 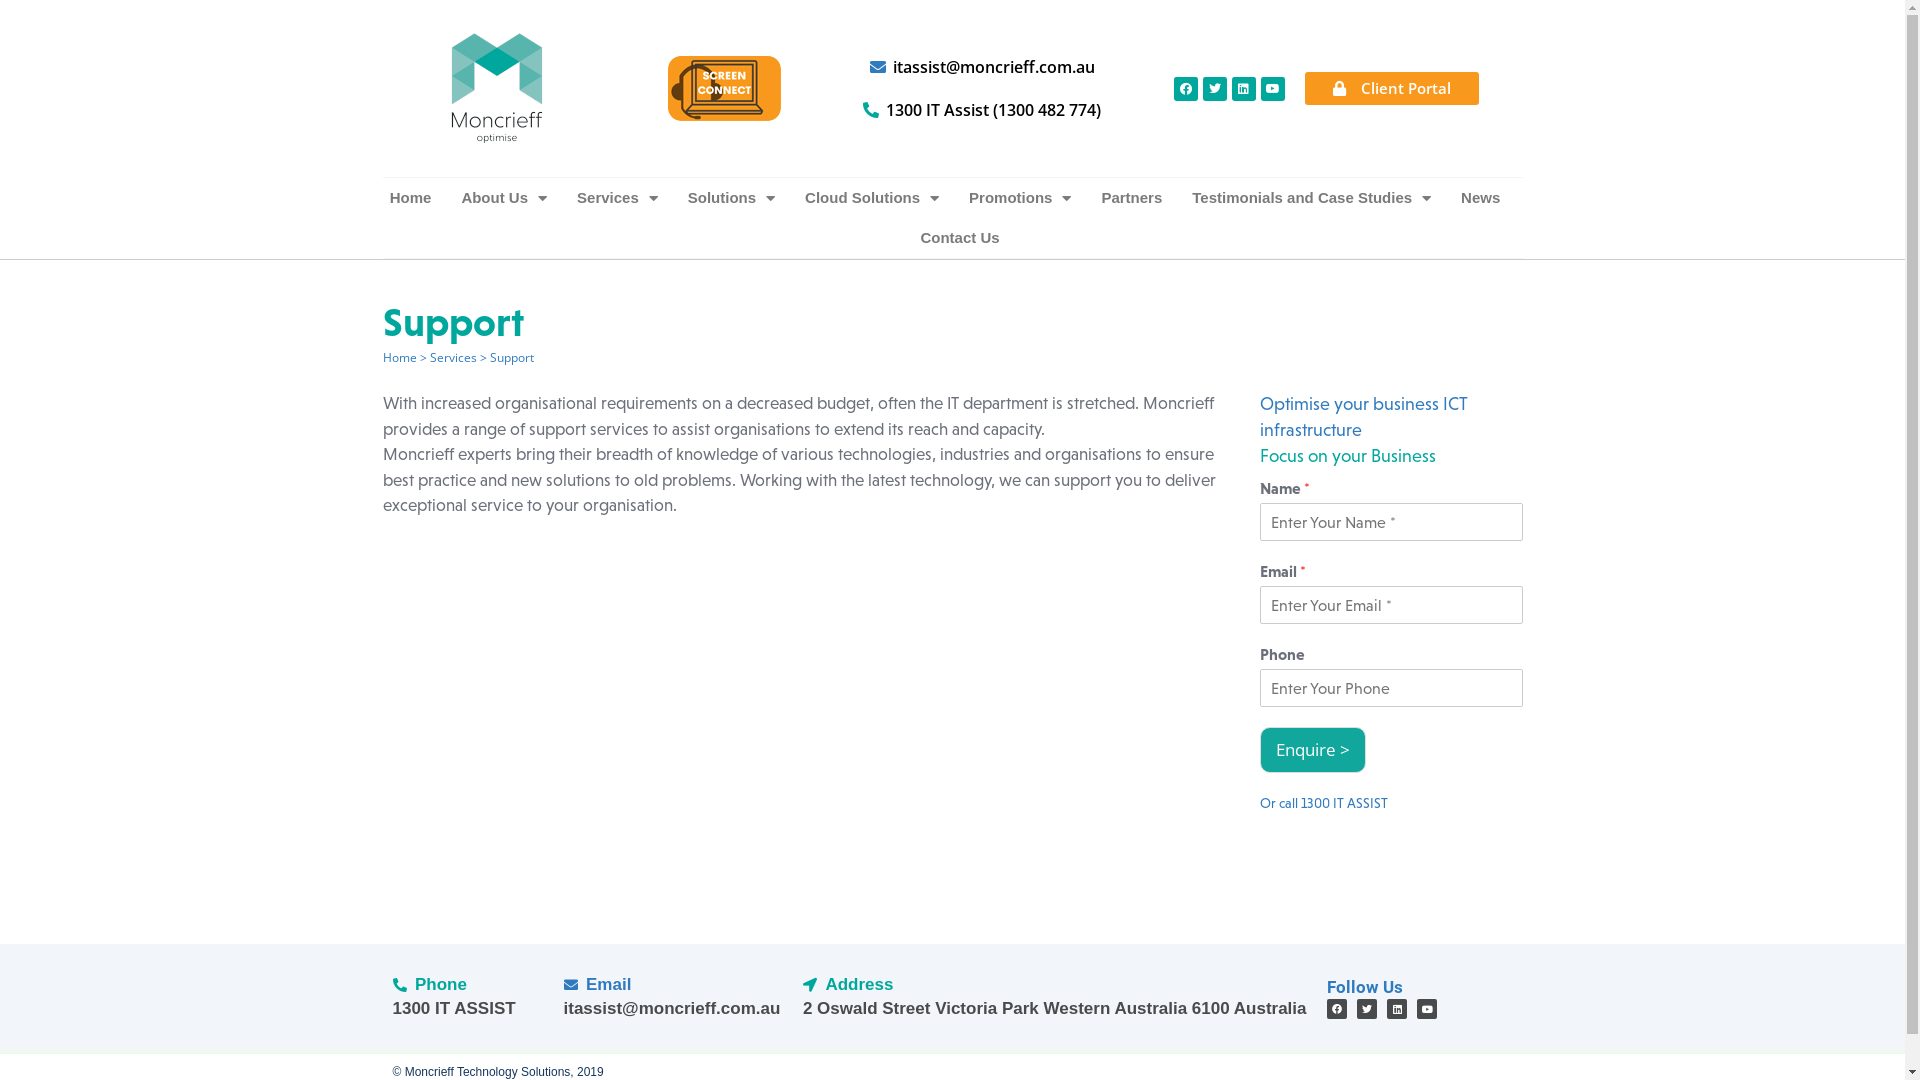 What do you see at coordinates (980, 66) in the screenshot?
I see `'itassist@moncrieff.com.au'` at bounding box center [980, 66].